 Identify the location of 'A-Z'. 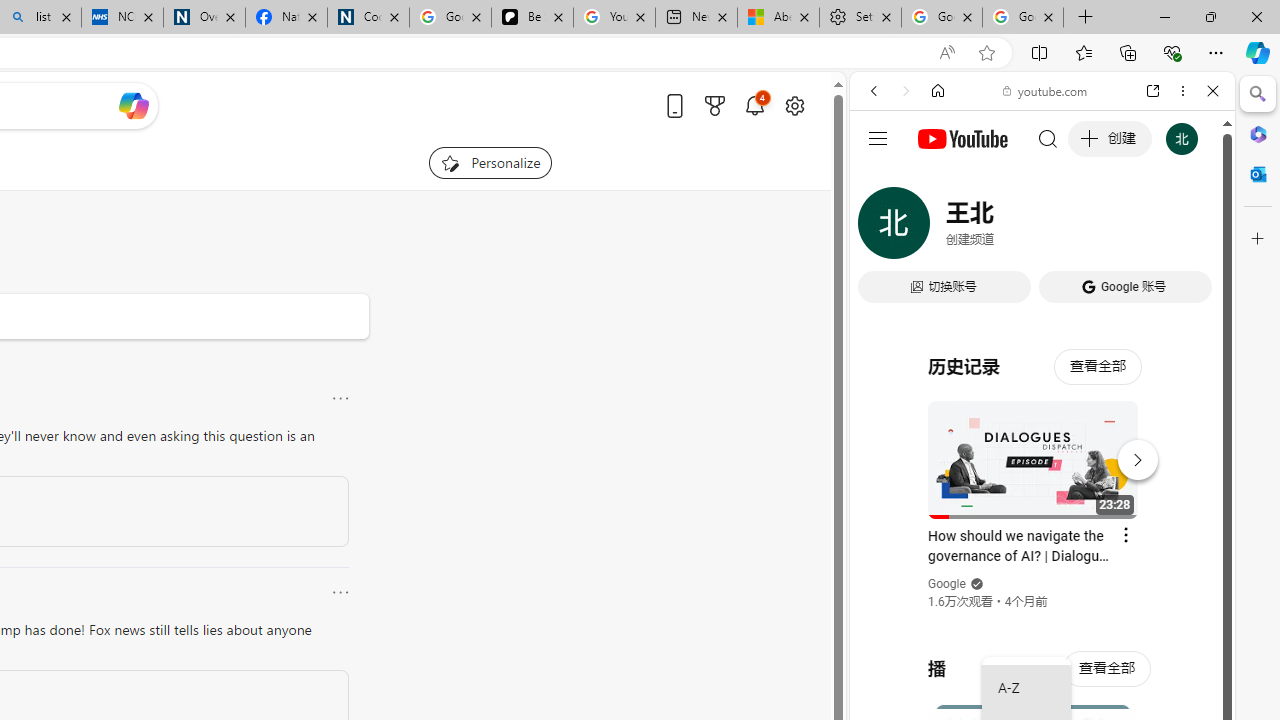
(1026, 688).